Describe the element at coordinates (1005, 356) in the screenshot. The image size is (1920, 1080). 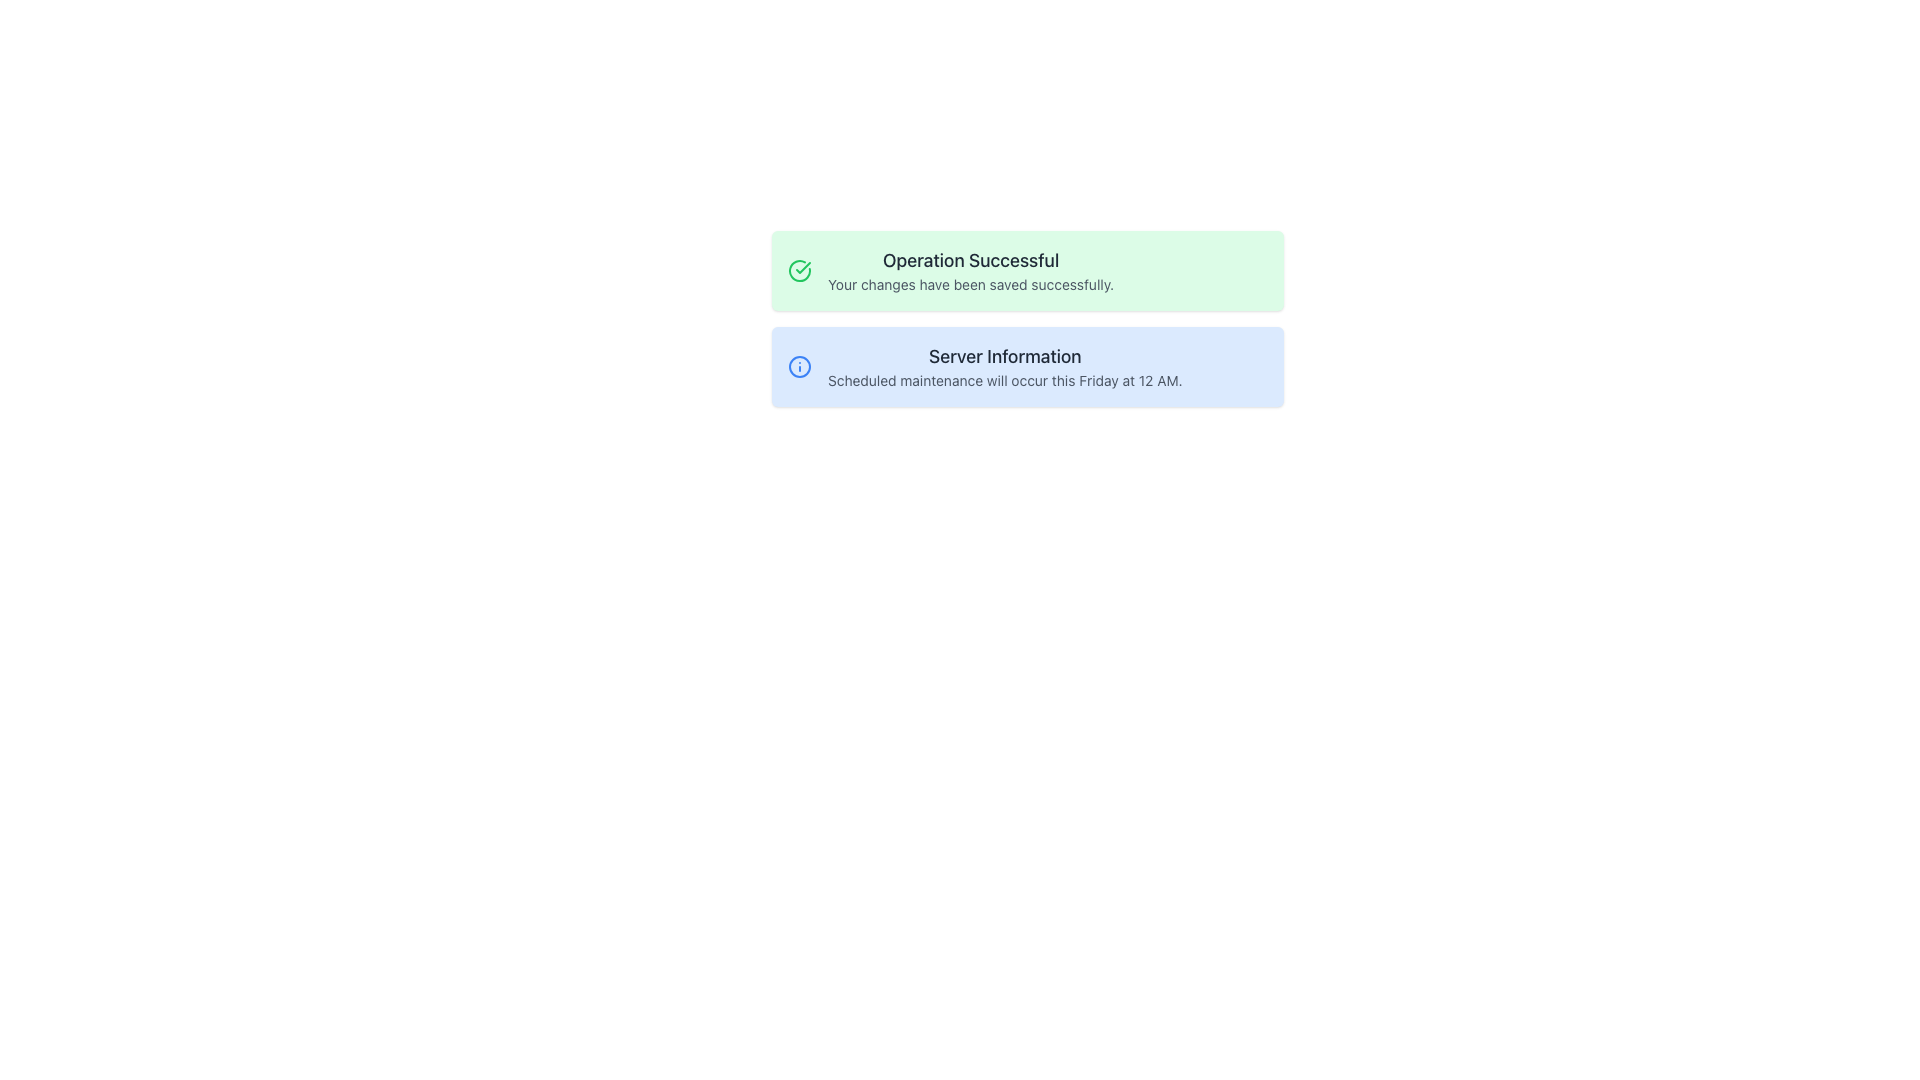
I see `the Text Label that serves as a header for the server information section` at that location.